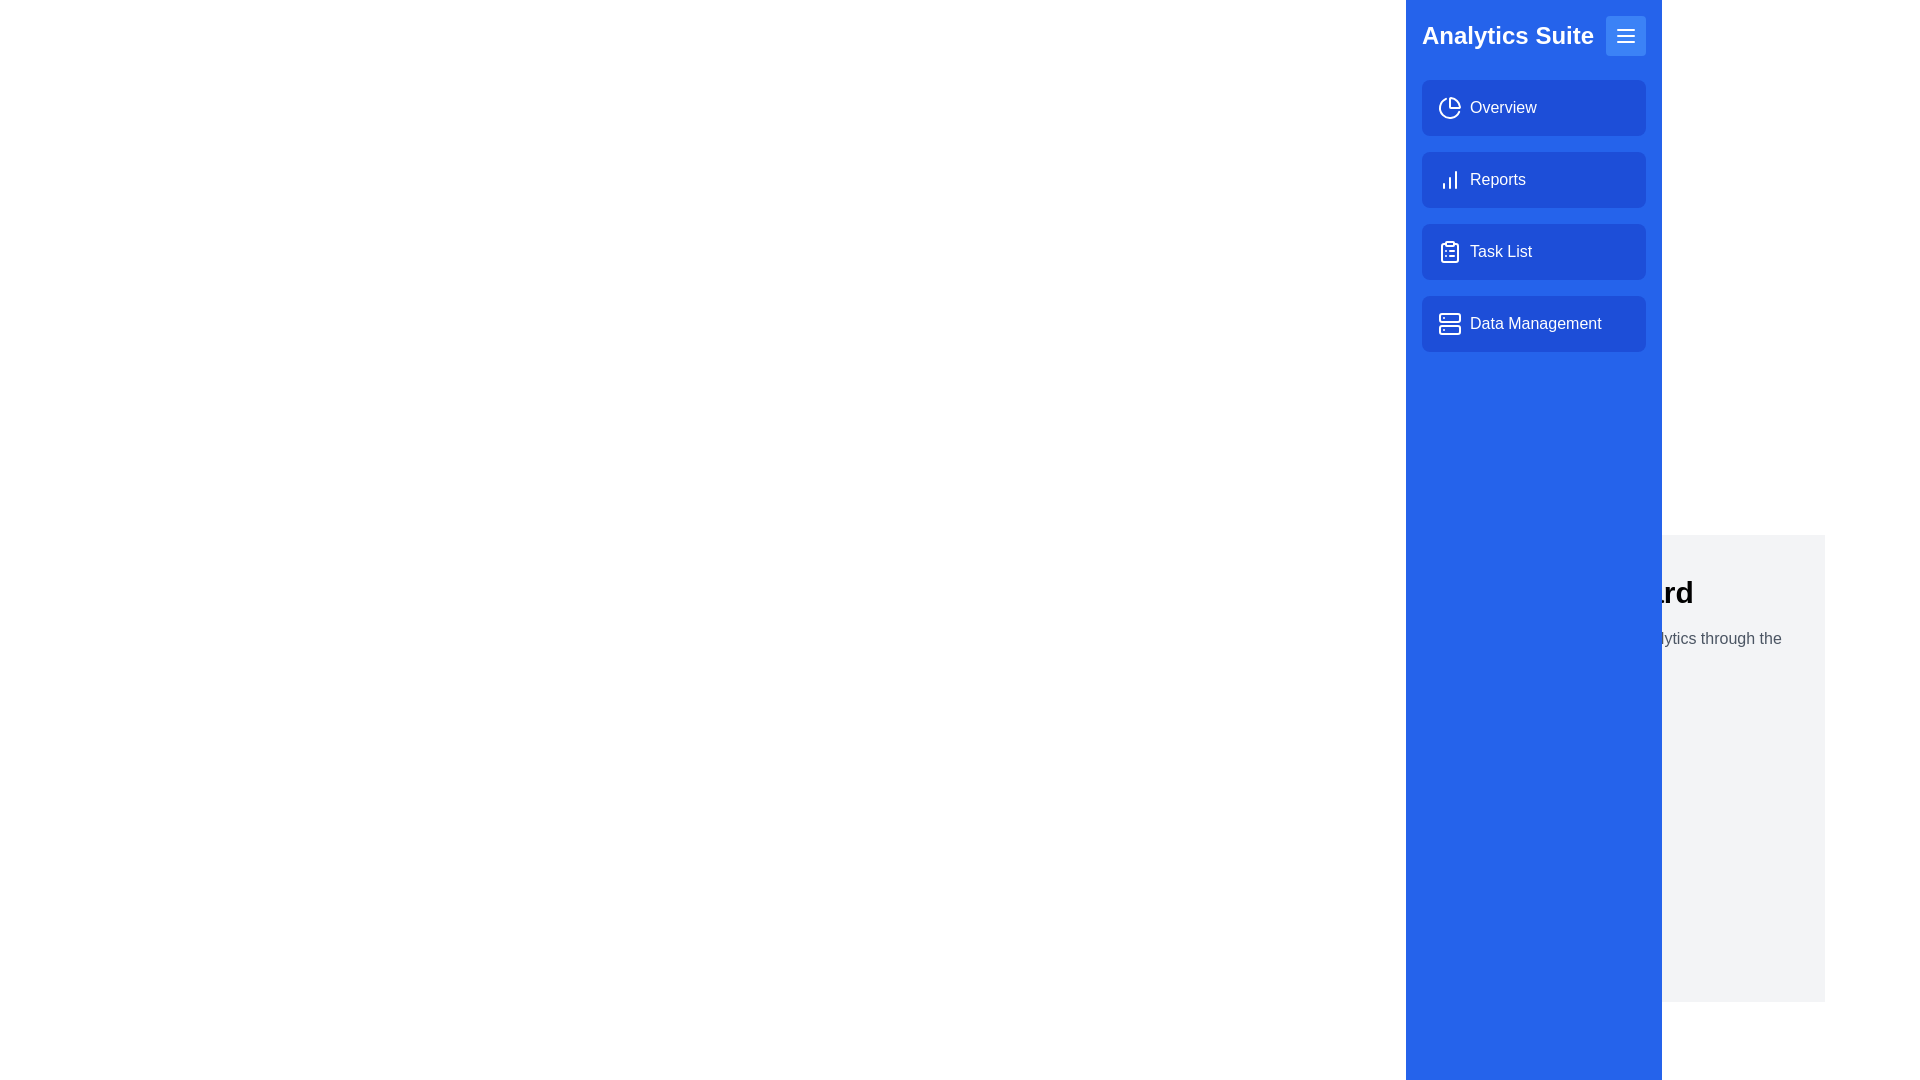 This screenshot has height=1080, width=1920. What do you see at coordinates (1533, 180) in the screenshot?
I see `the menu item labeled Reports` at bounding box center [1533, 180].